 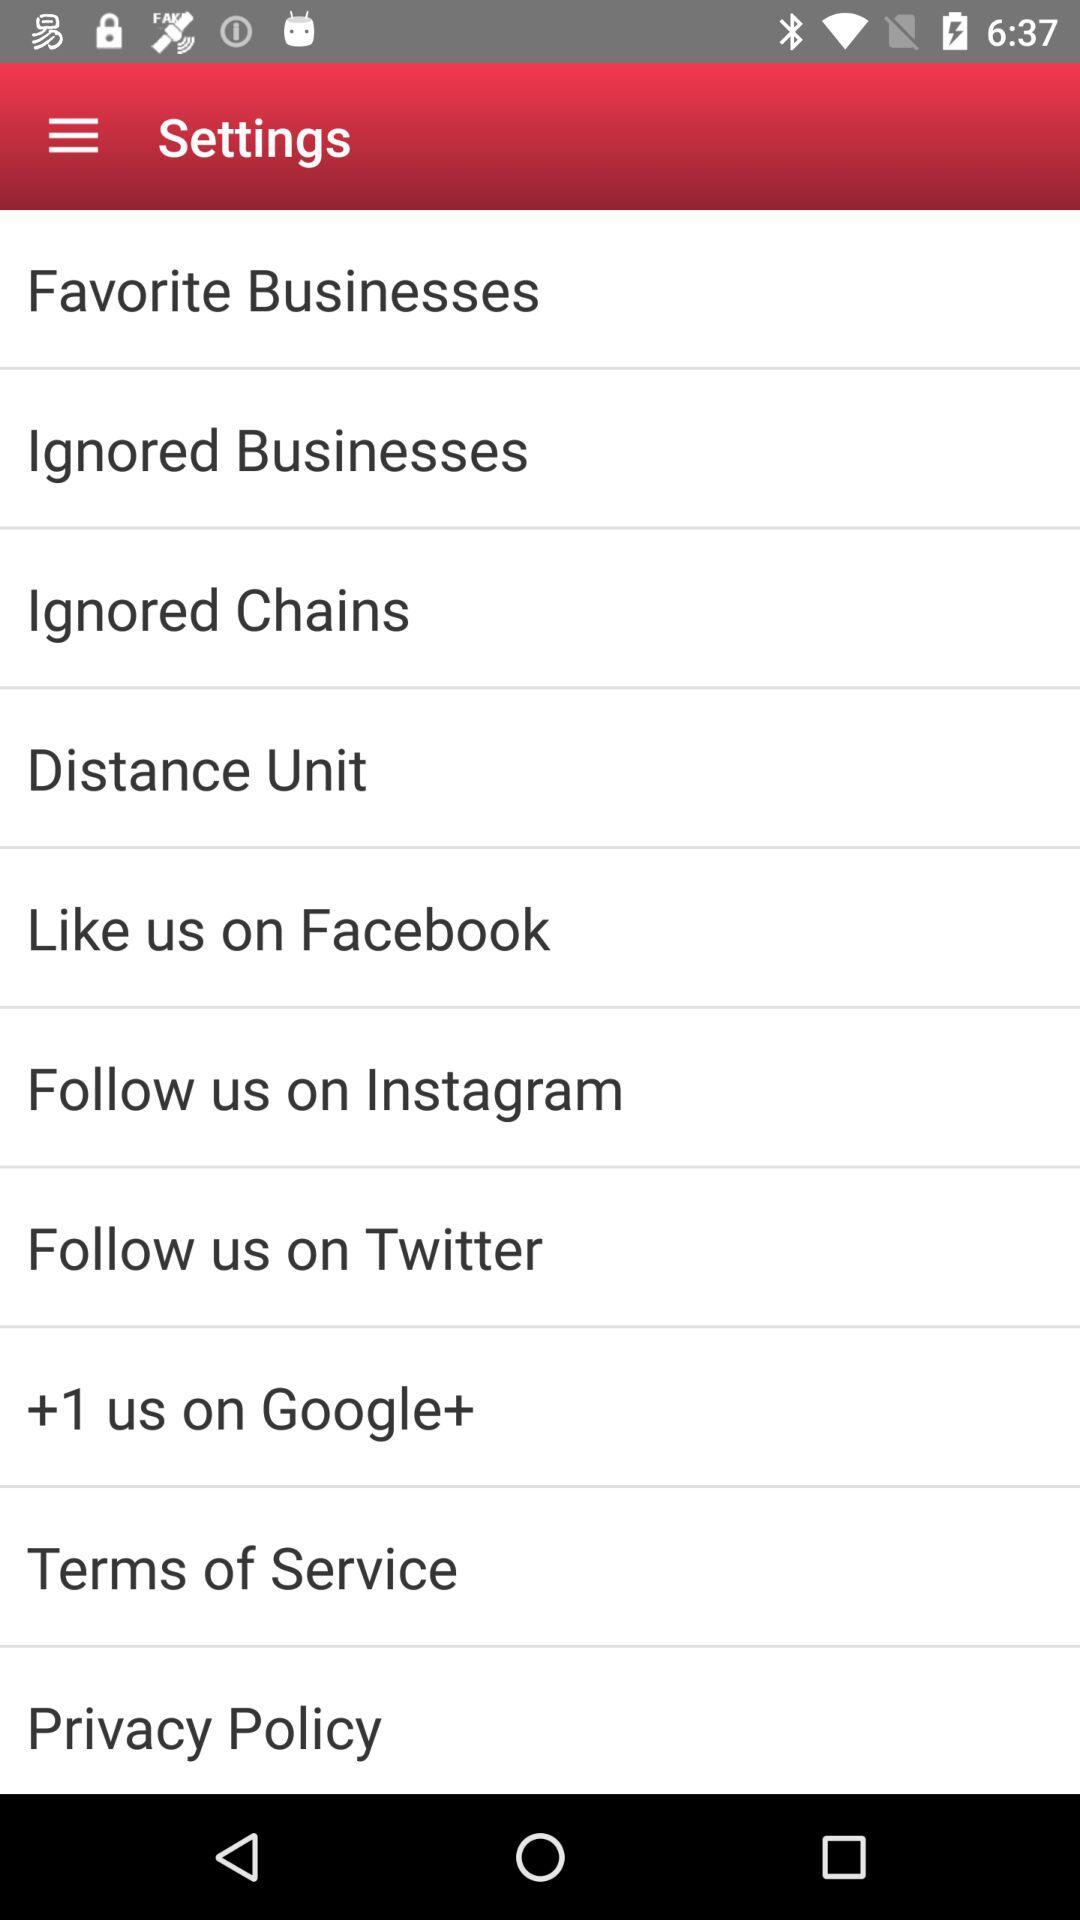 What do you see at coordinates (540, 287) in the screenshot?
I see `the favorite businesses` at bounding box center [540, 287].